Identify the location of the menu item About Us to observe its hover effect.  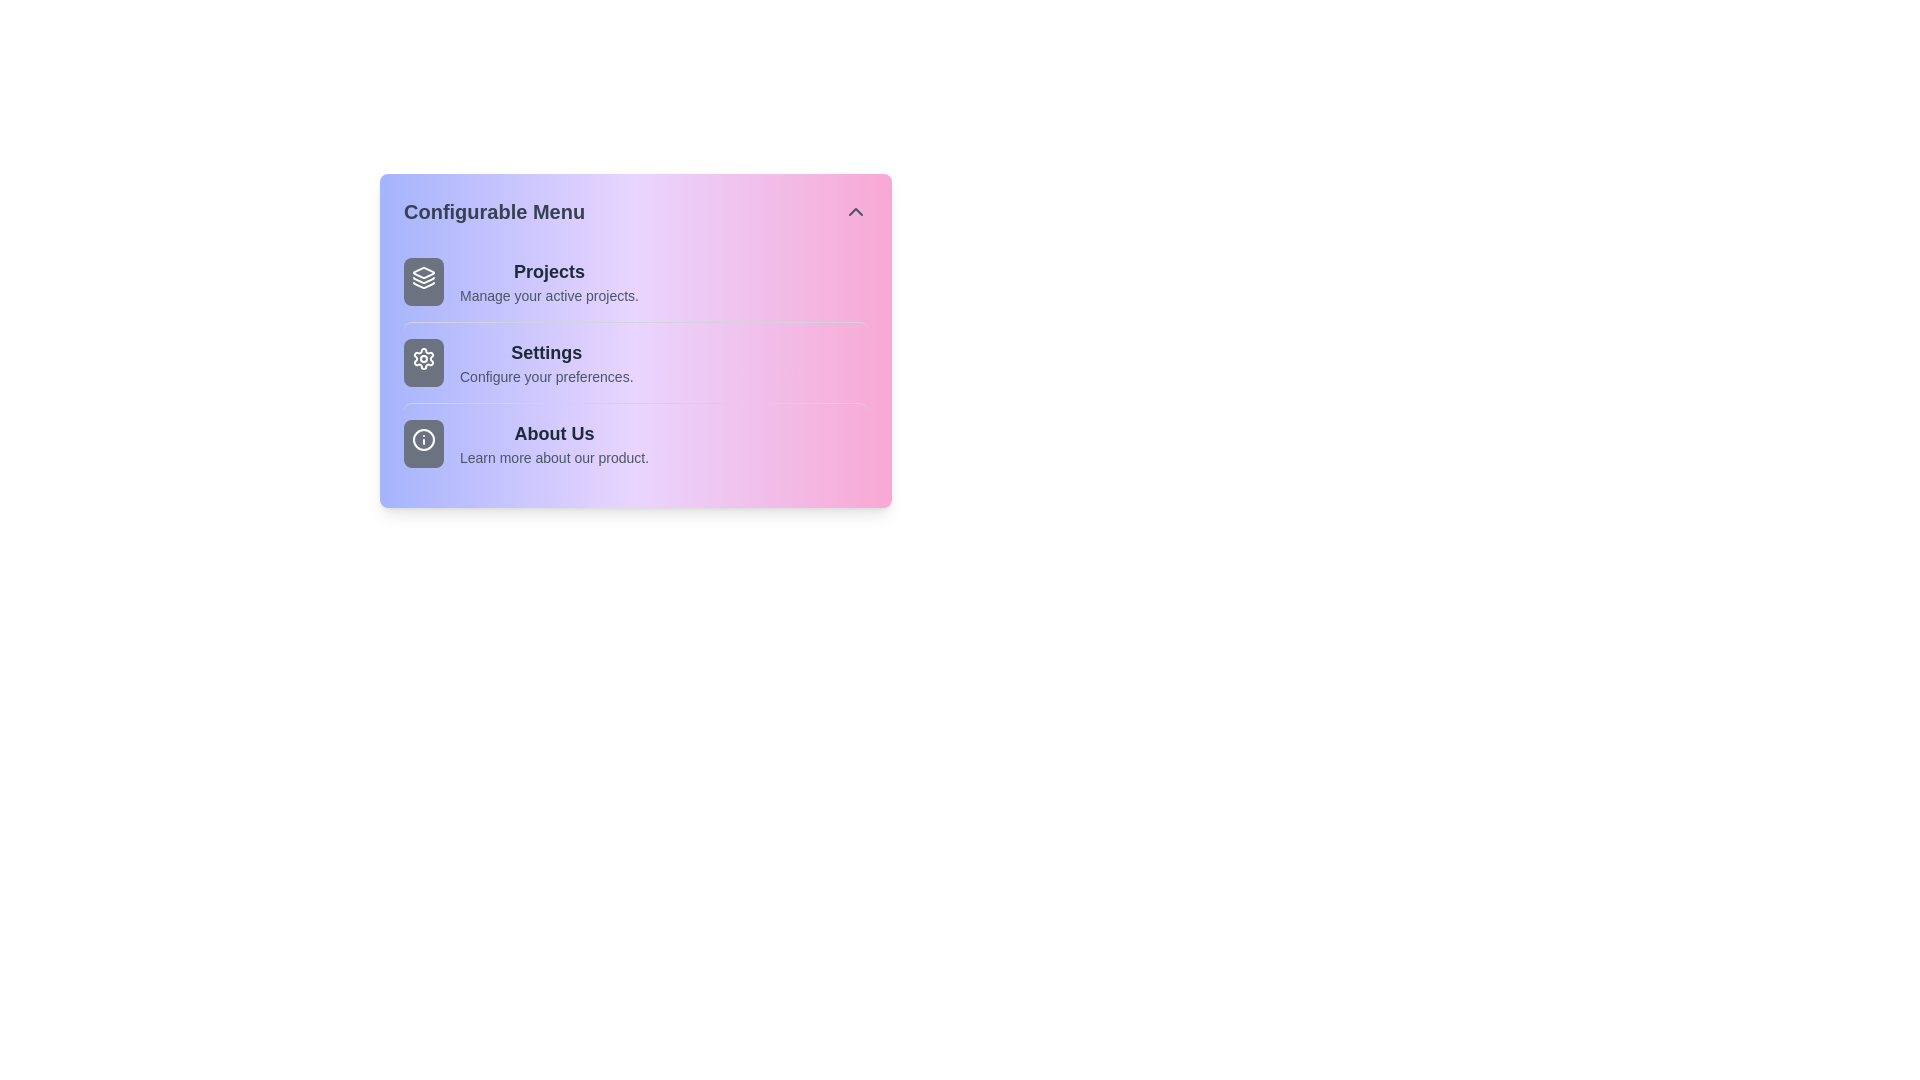
(634, 442).